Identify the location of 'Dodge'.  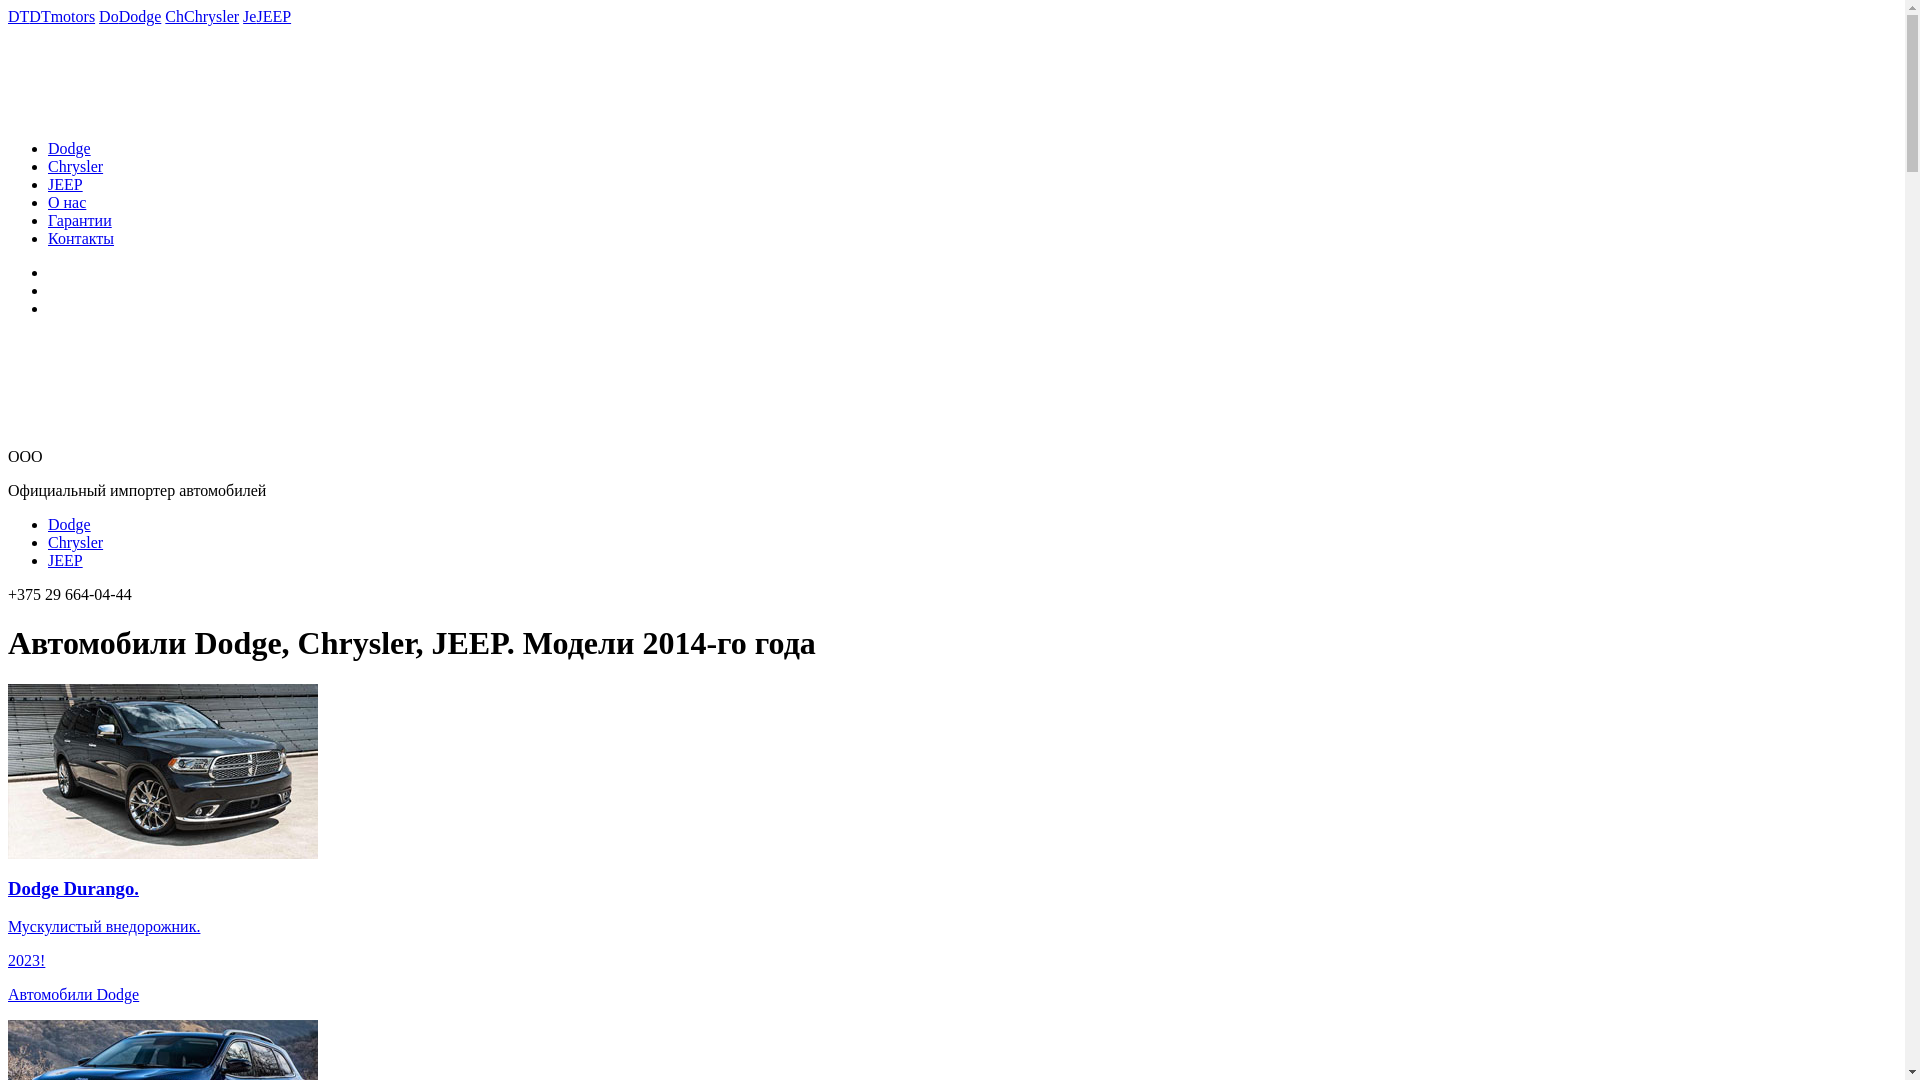
(48, 523).